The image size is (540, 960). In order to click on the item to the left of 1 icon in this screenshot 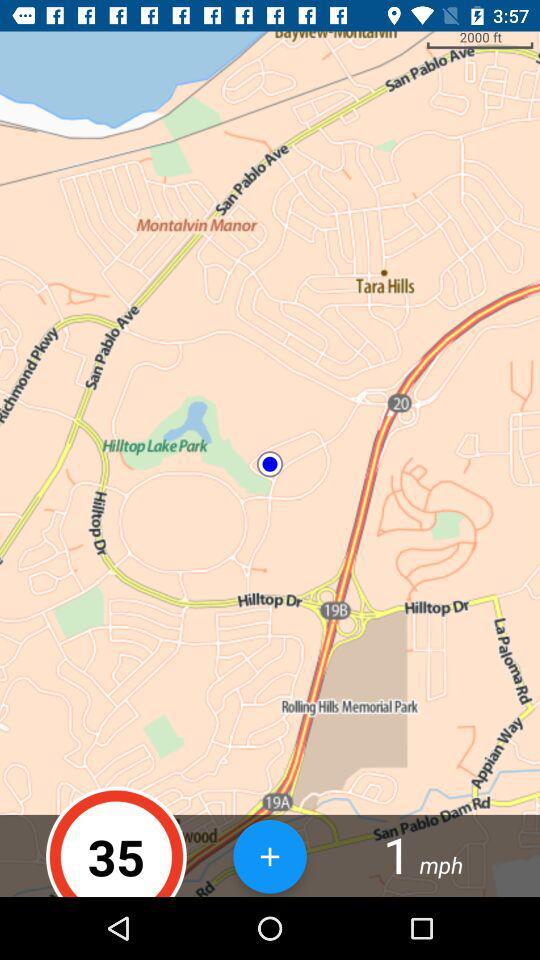, I will do `click(270, 855)`.